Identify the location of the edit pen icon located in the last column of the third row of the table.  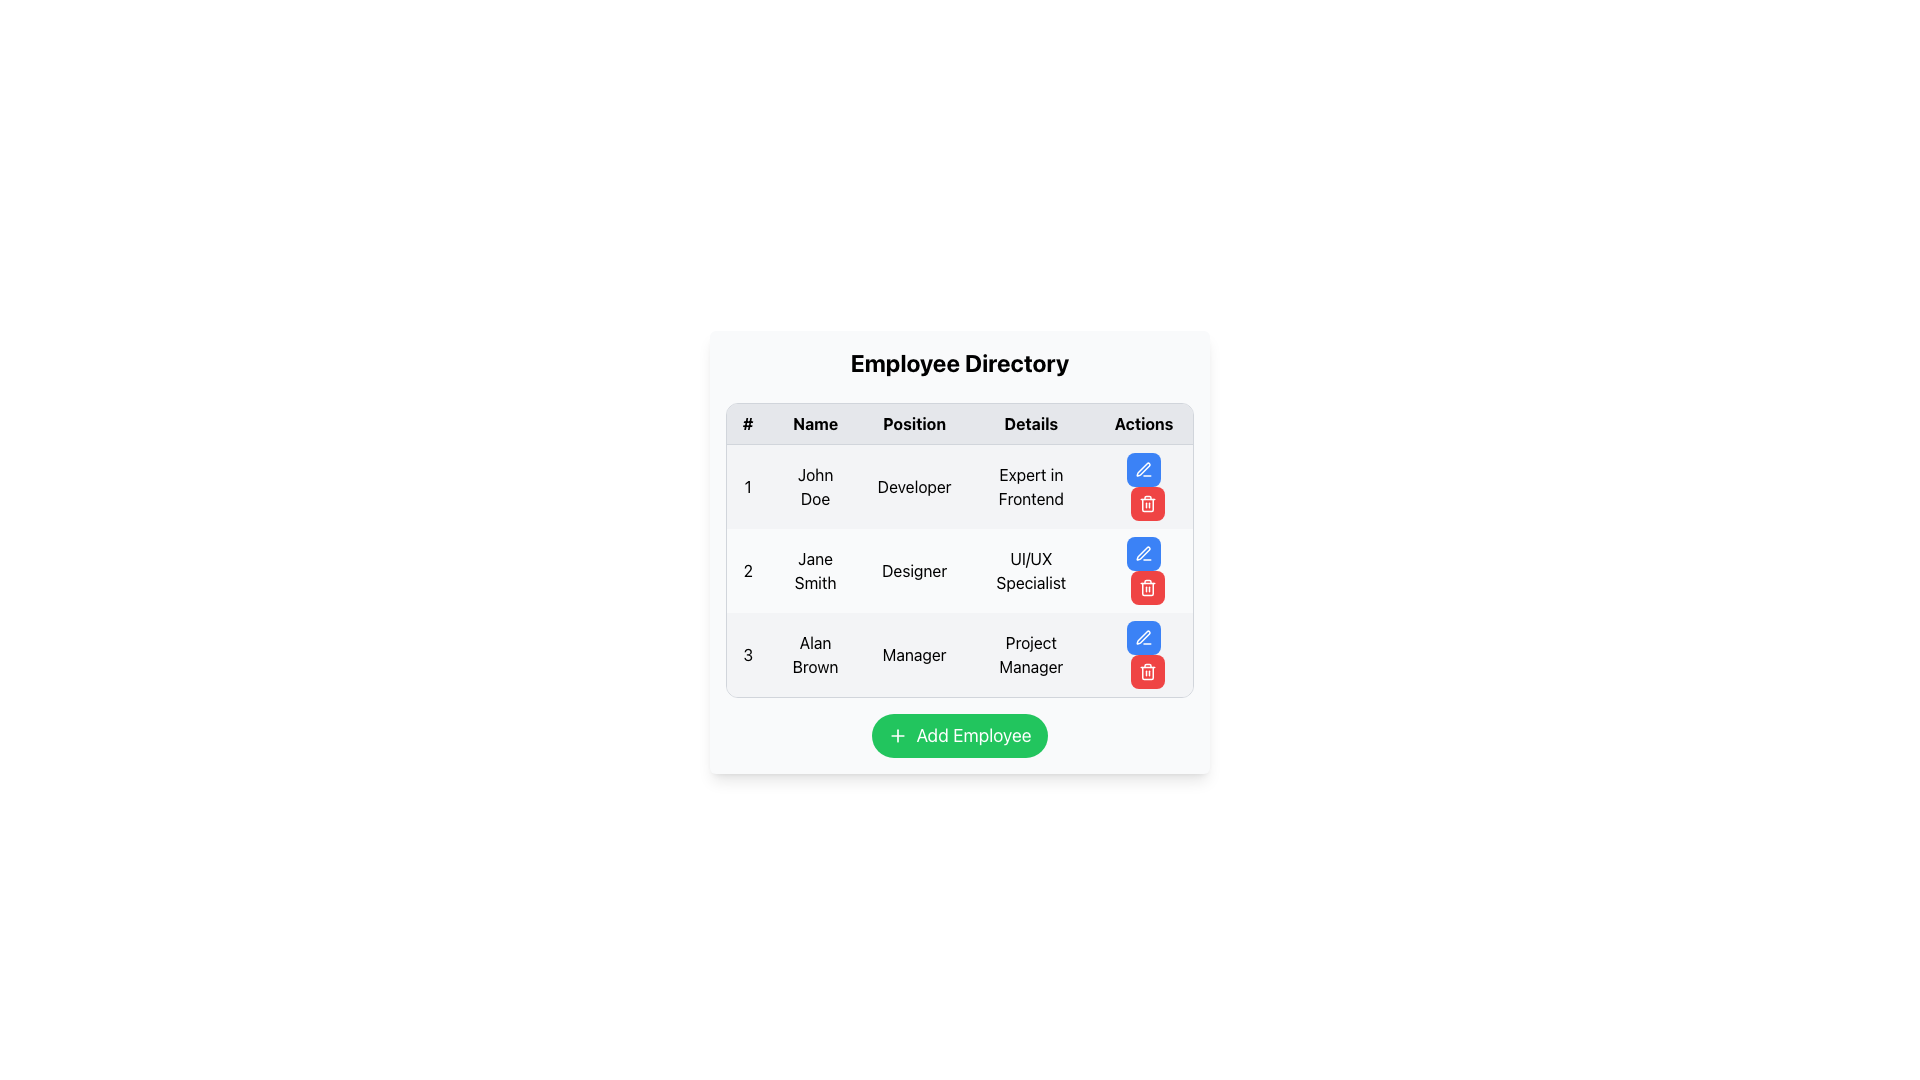
(1143, 637).